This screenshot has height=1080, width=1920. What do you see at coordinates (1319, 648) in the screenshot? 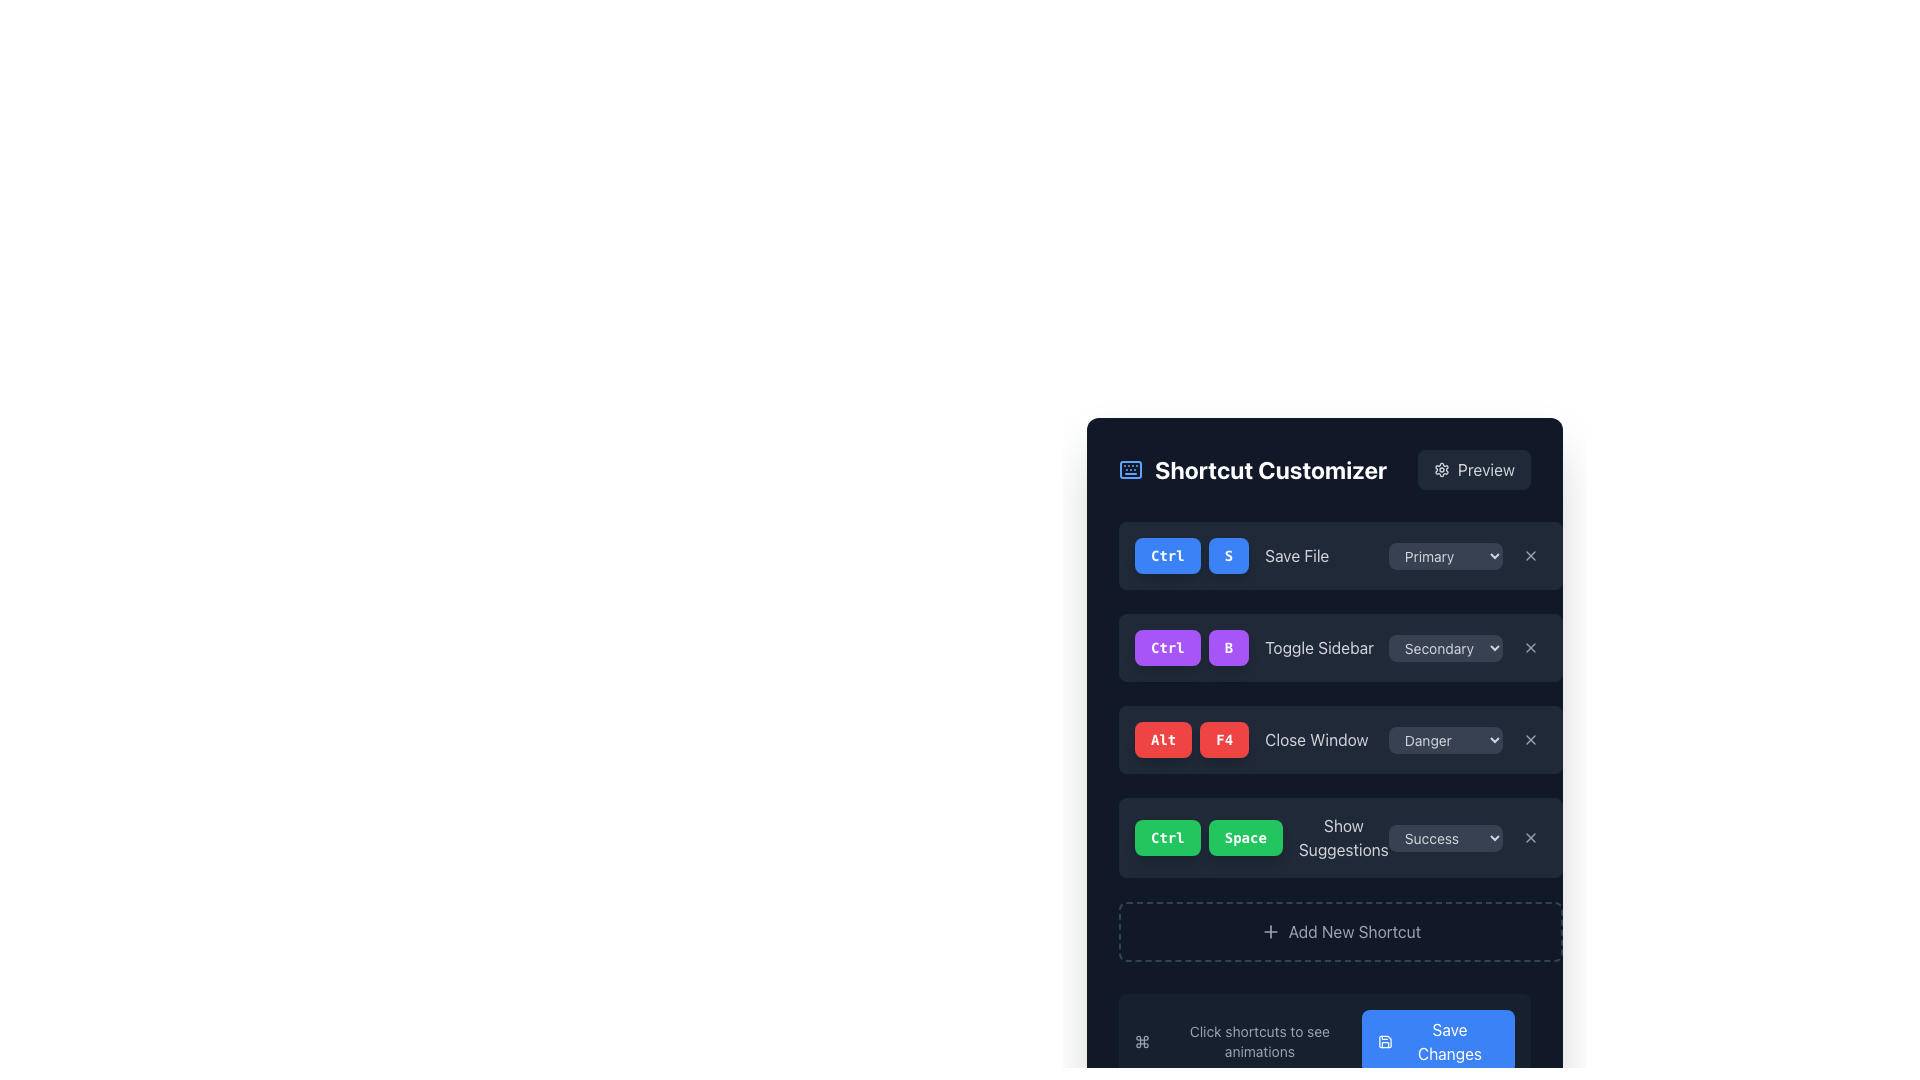
I see `the 'Toggle Sidebar' text label, which is styled in gray and positioned to the right of the 'Ctrl' and 'B' buttons in the shortcut customizer interface` at bounding box center [1319, 648].